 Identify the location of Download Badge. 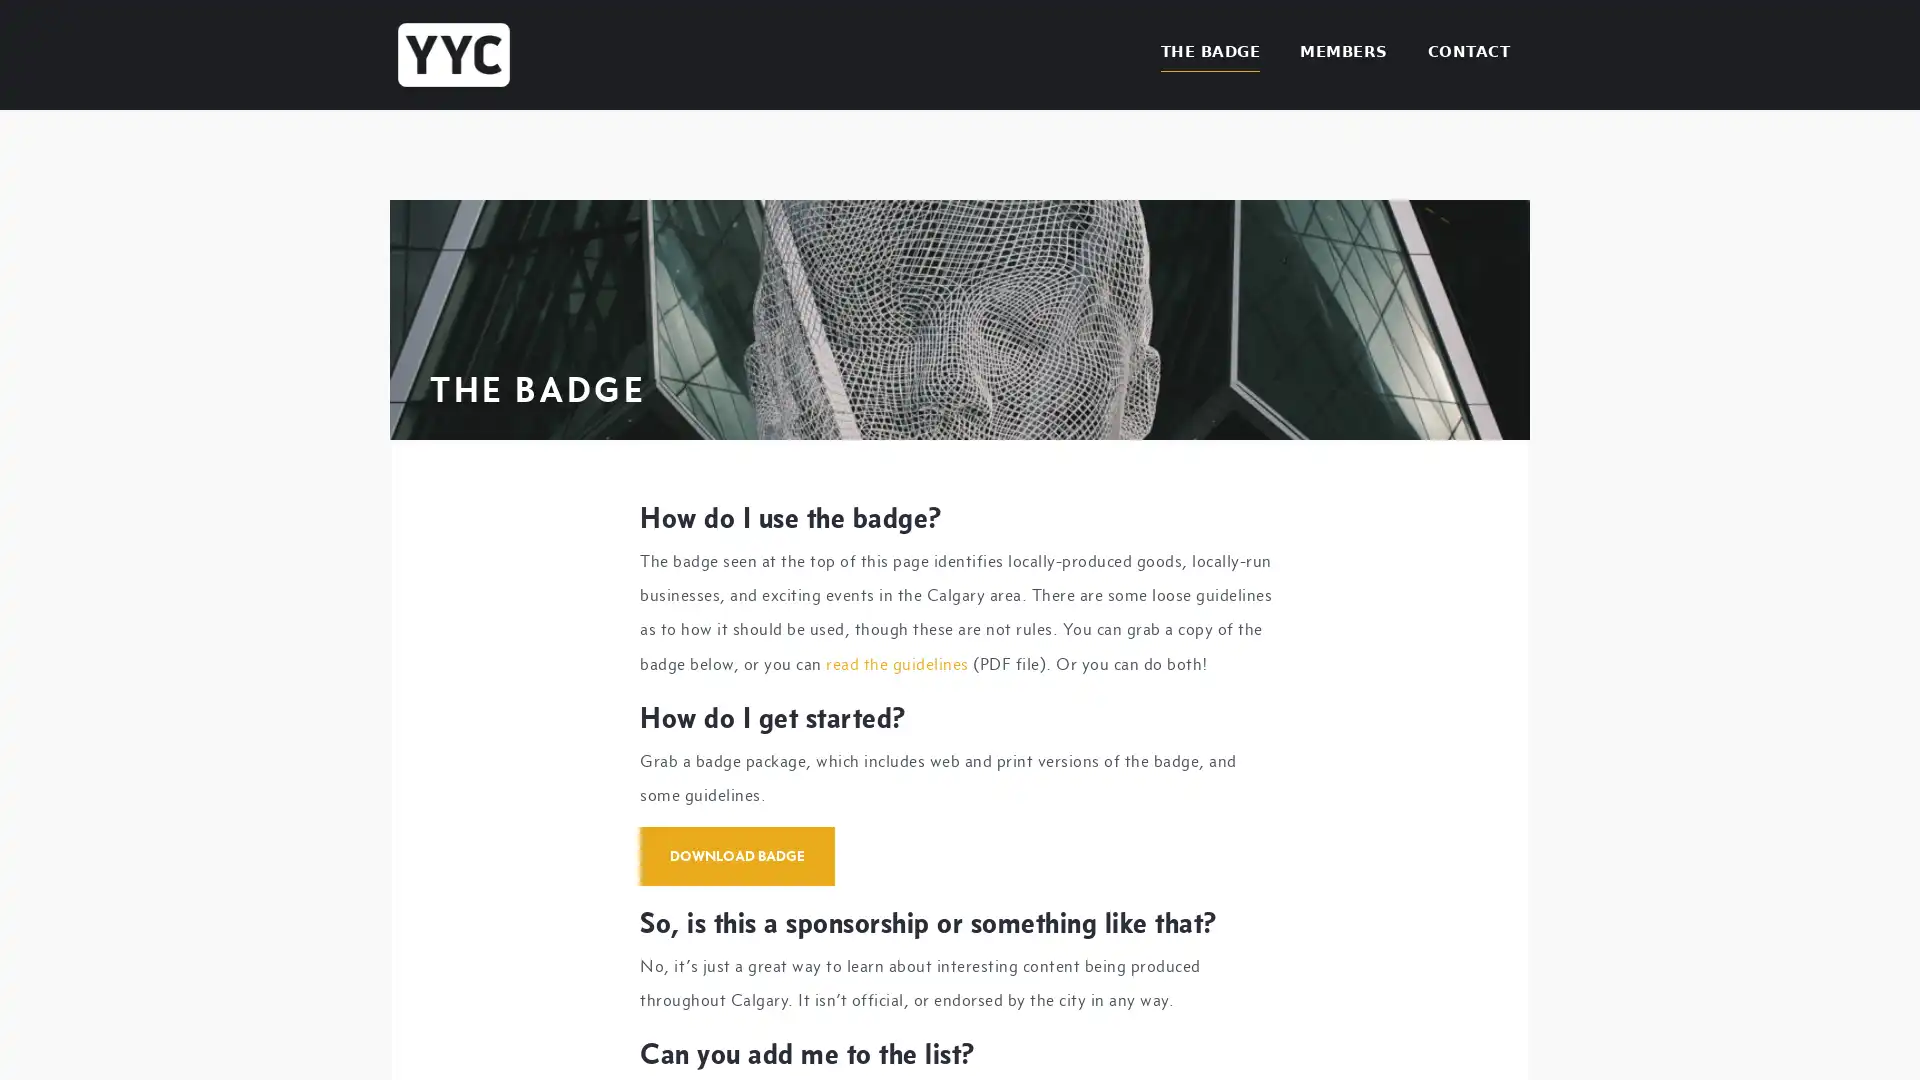
(736, 855).